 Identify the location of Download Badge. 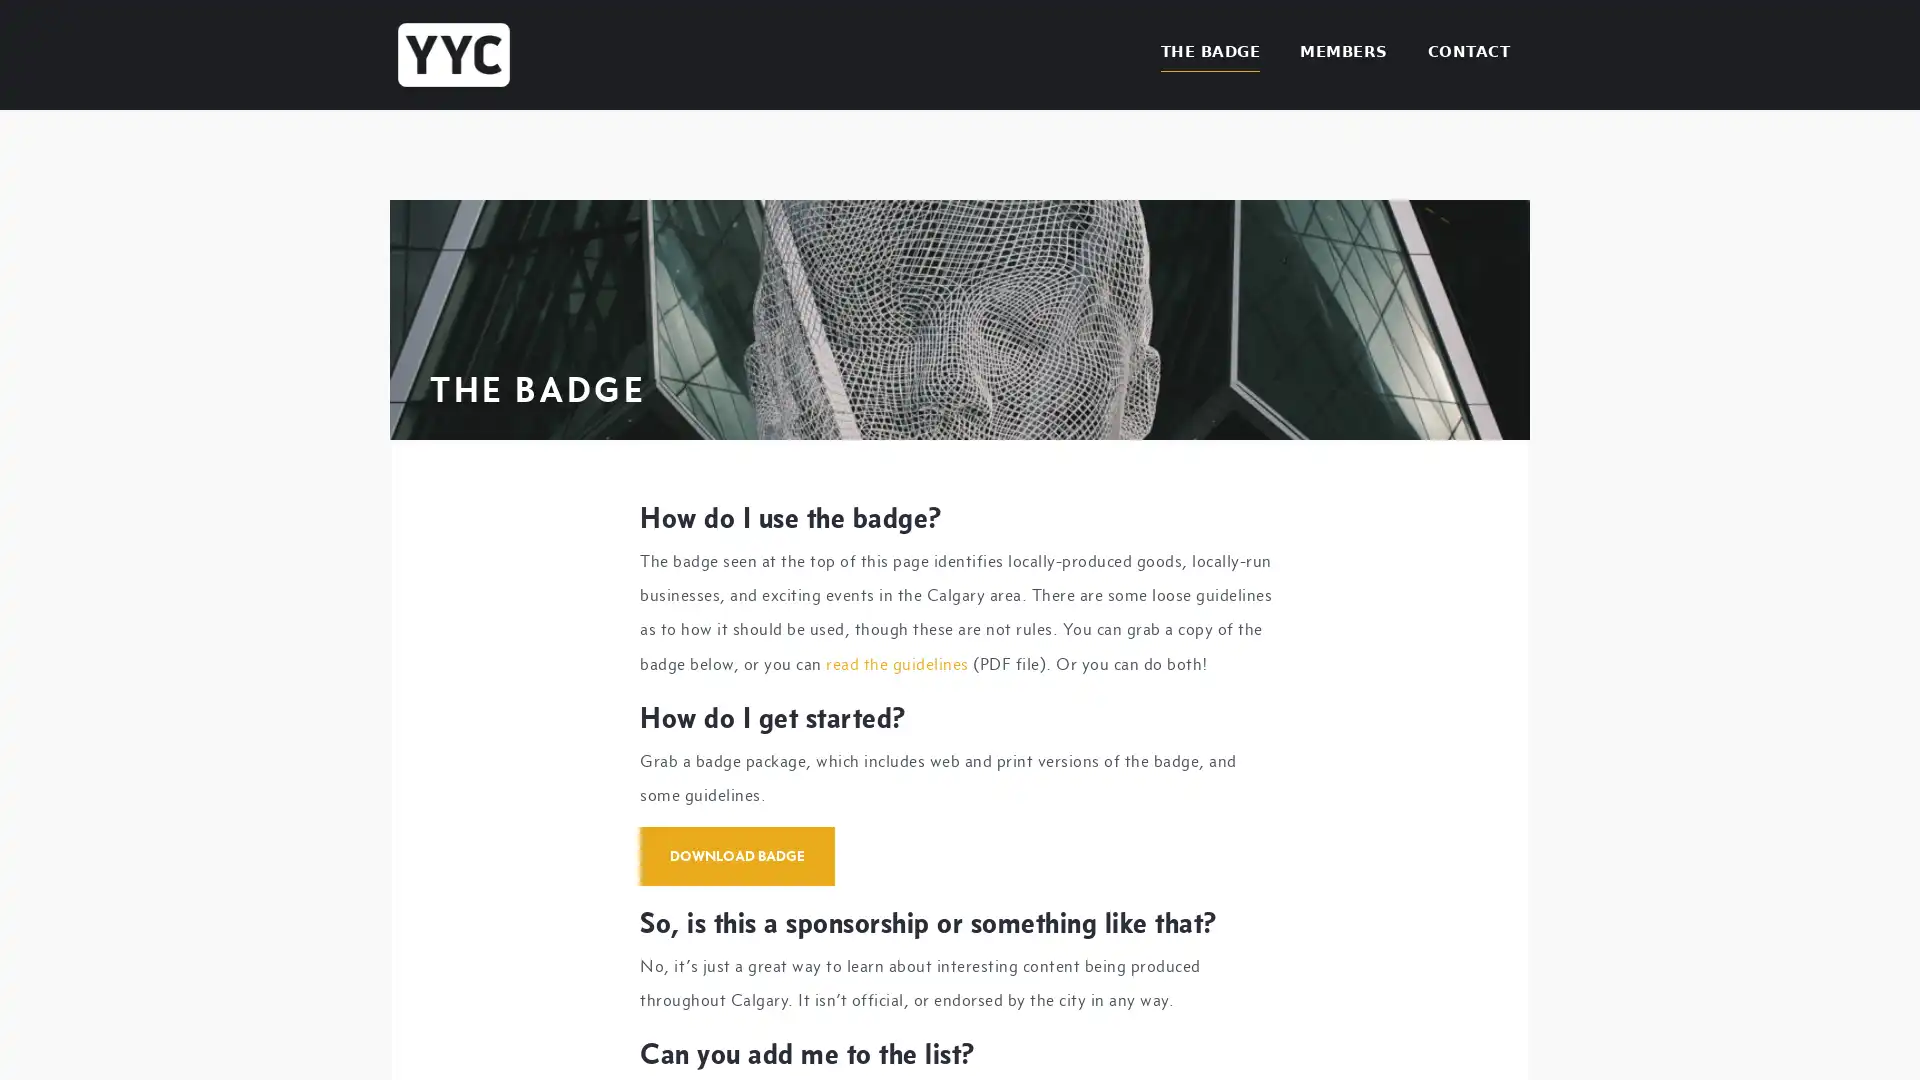
(736, 855).